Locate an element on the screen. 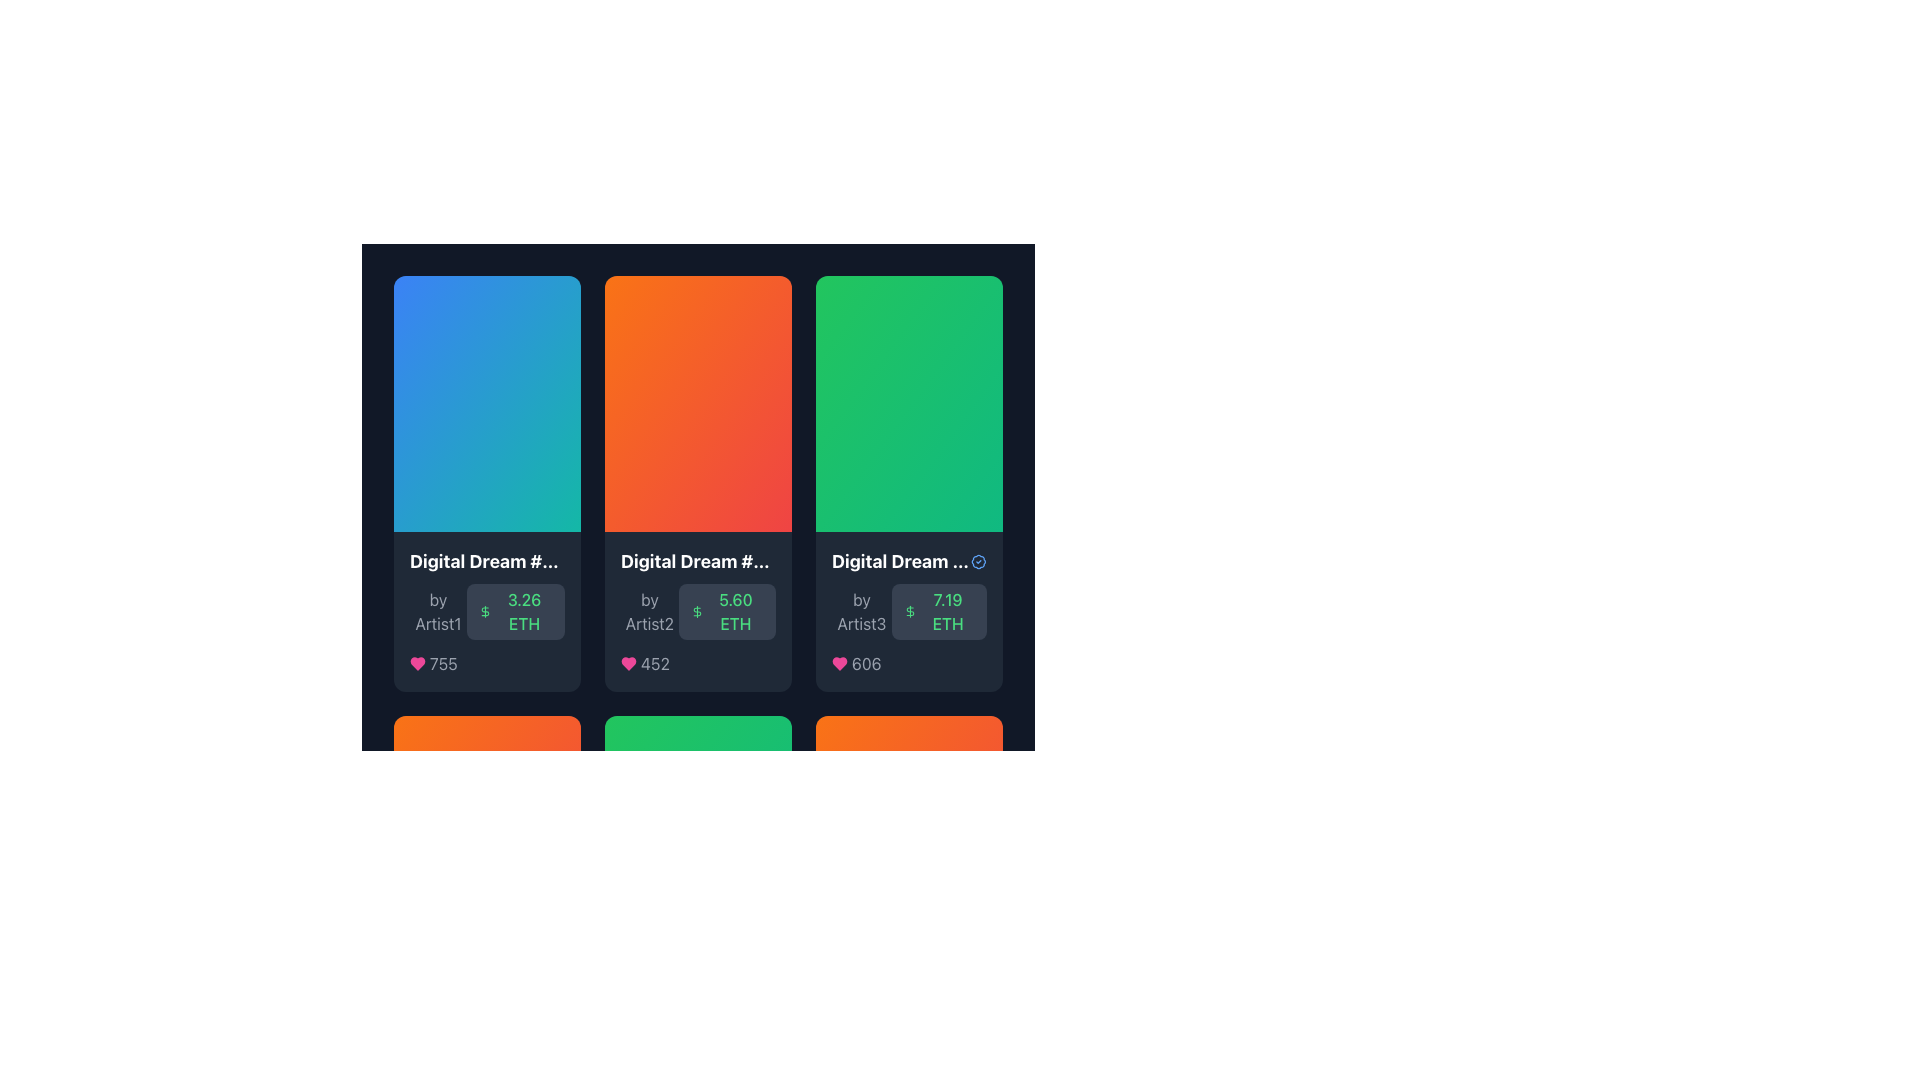  the Decorative area at the top of the first card in a horizontally-aligned list, which serves as a display area for an image or decorative background is located at coordinates (487, 404).